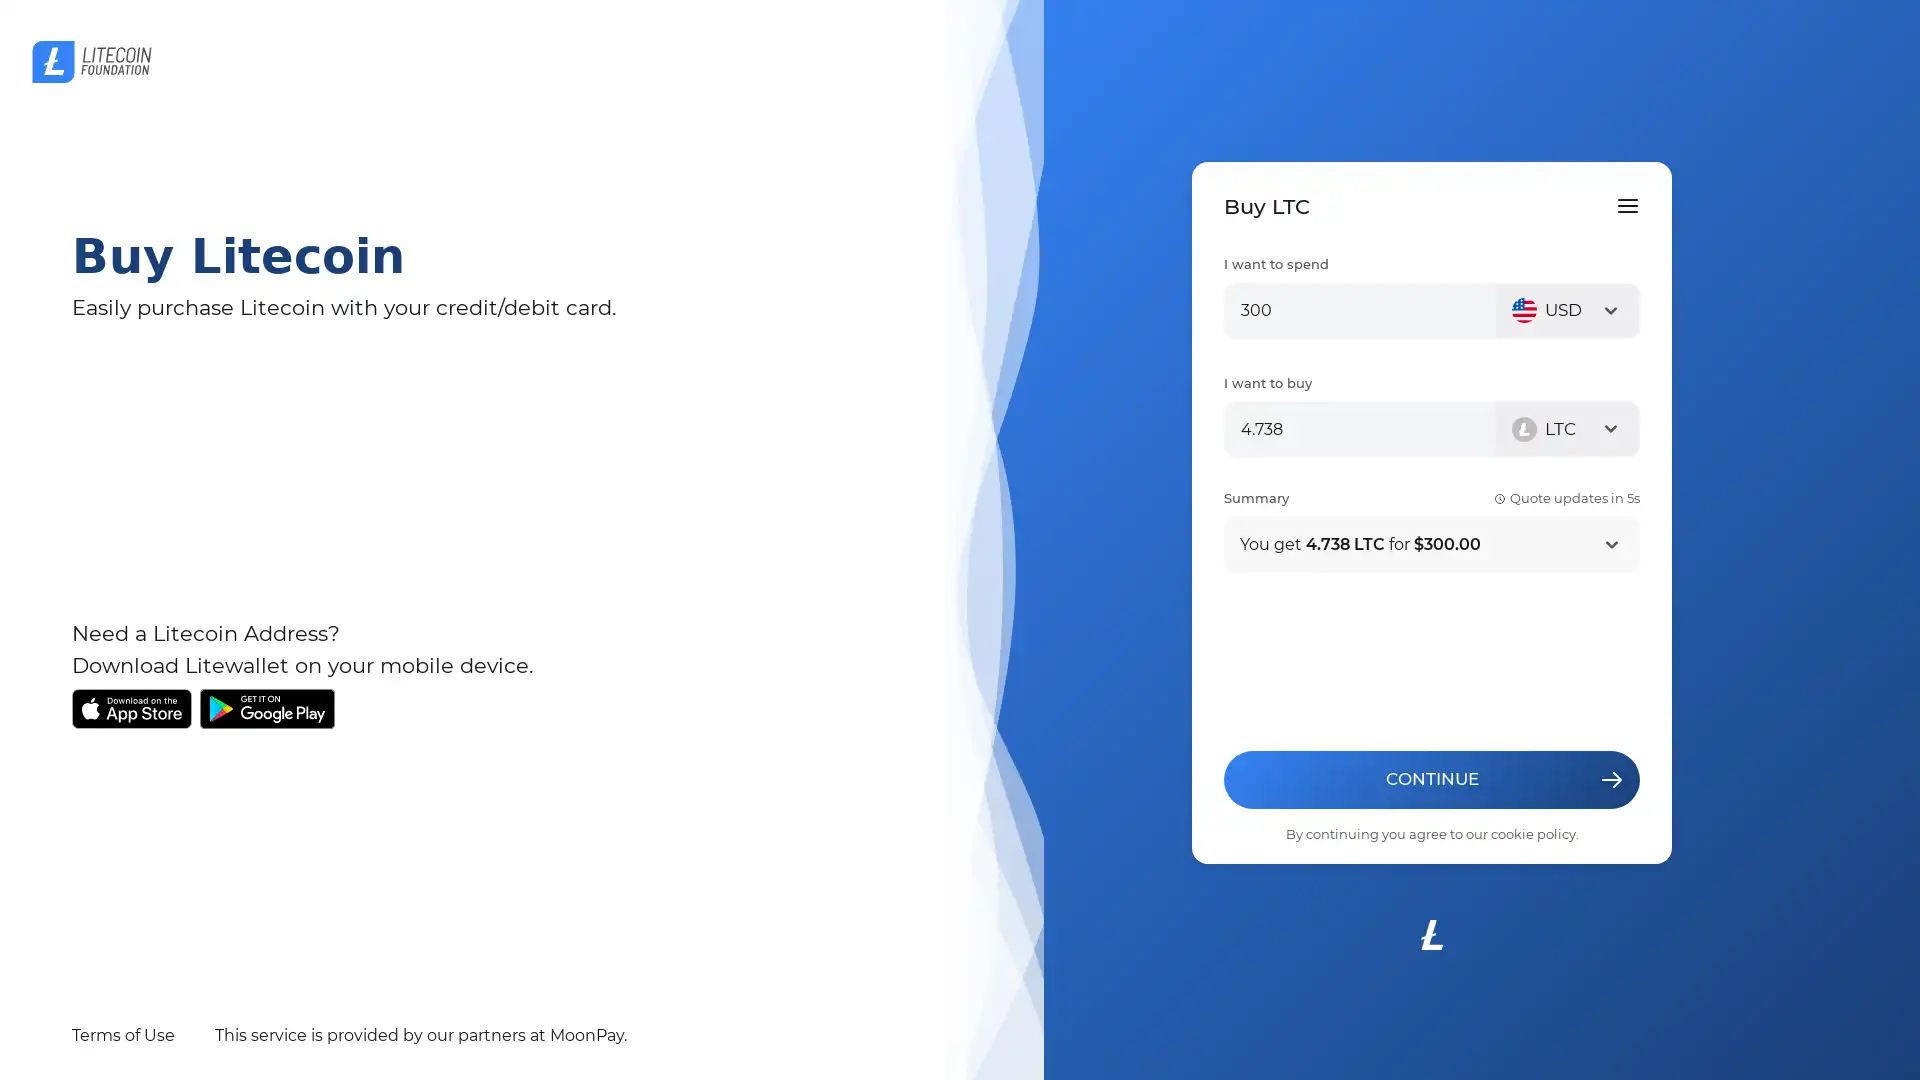 The image size is (1920, 1080). What do you see at coordinates (1565, 427) in the screenshot?
I see `LTC` at bounding box center [1565, 427].